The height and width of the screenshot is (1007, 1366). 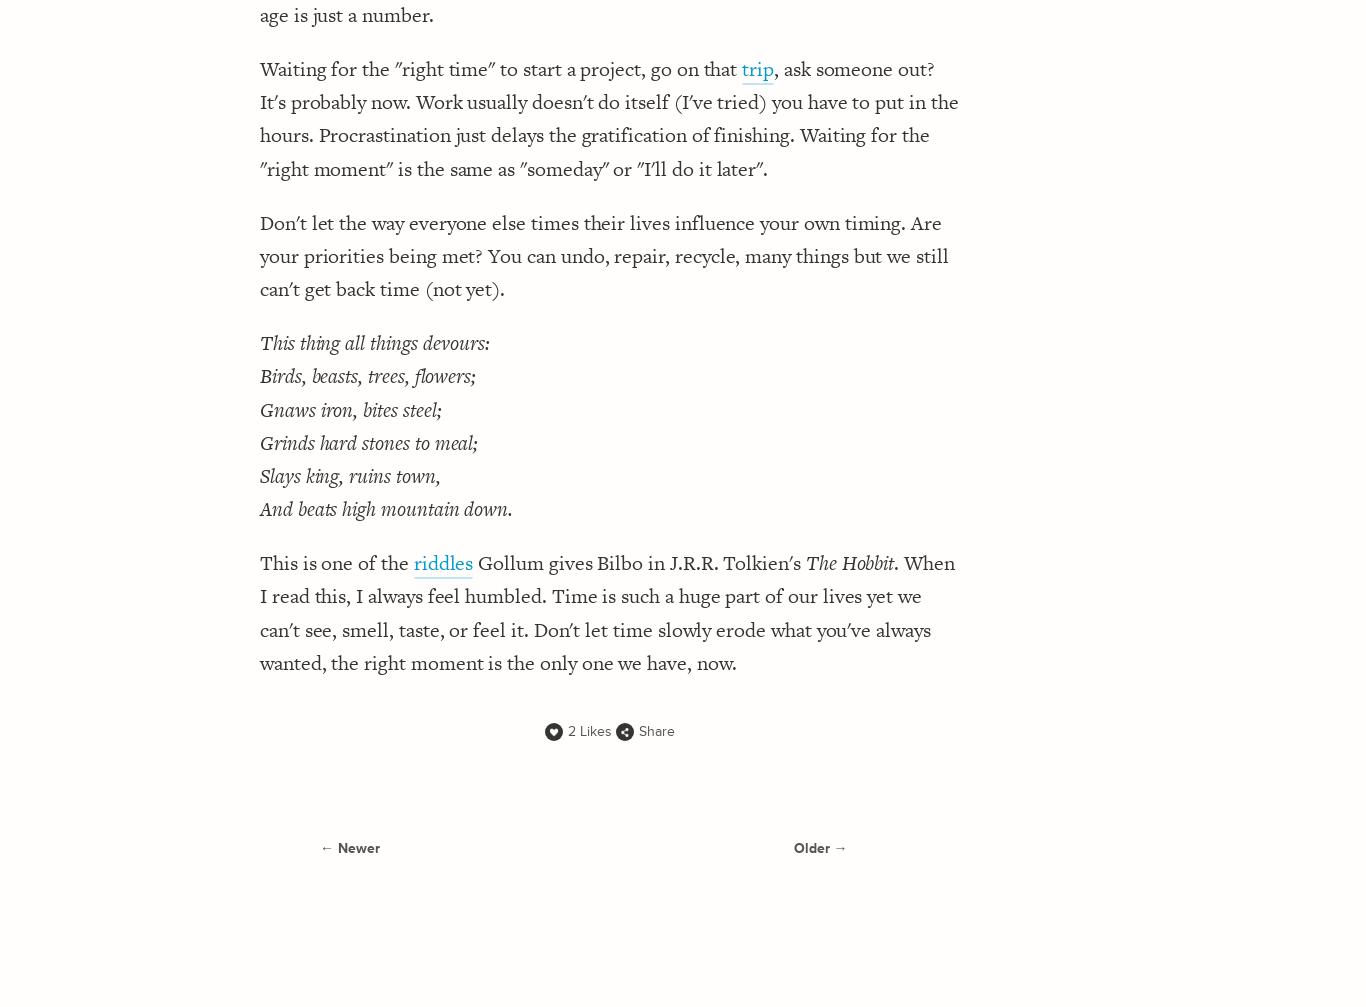 I want to click on 'The Hobbit', so click(x=848, y=562).